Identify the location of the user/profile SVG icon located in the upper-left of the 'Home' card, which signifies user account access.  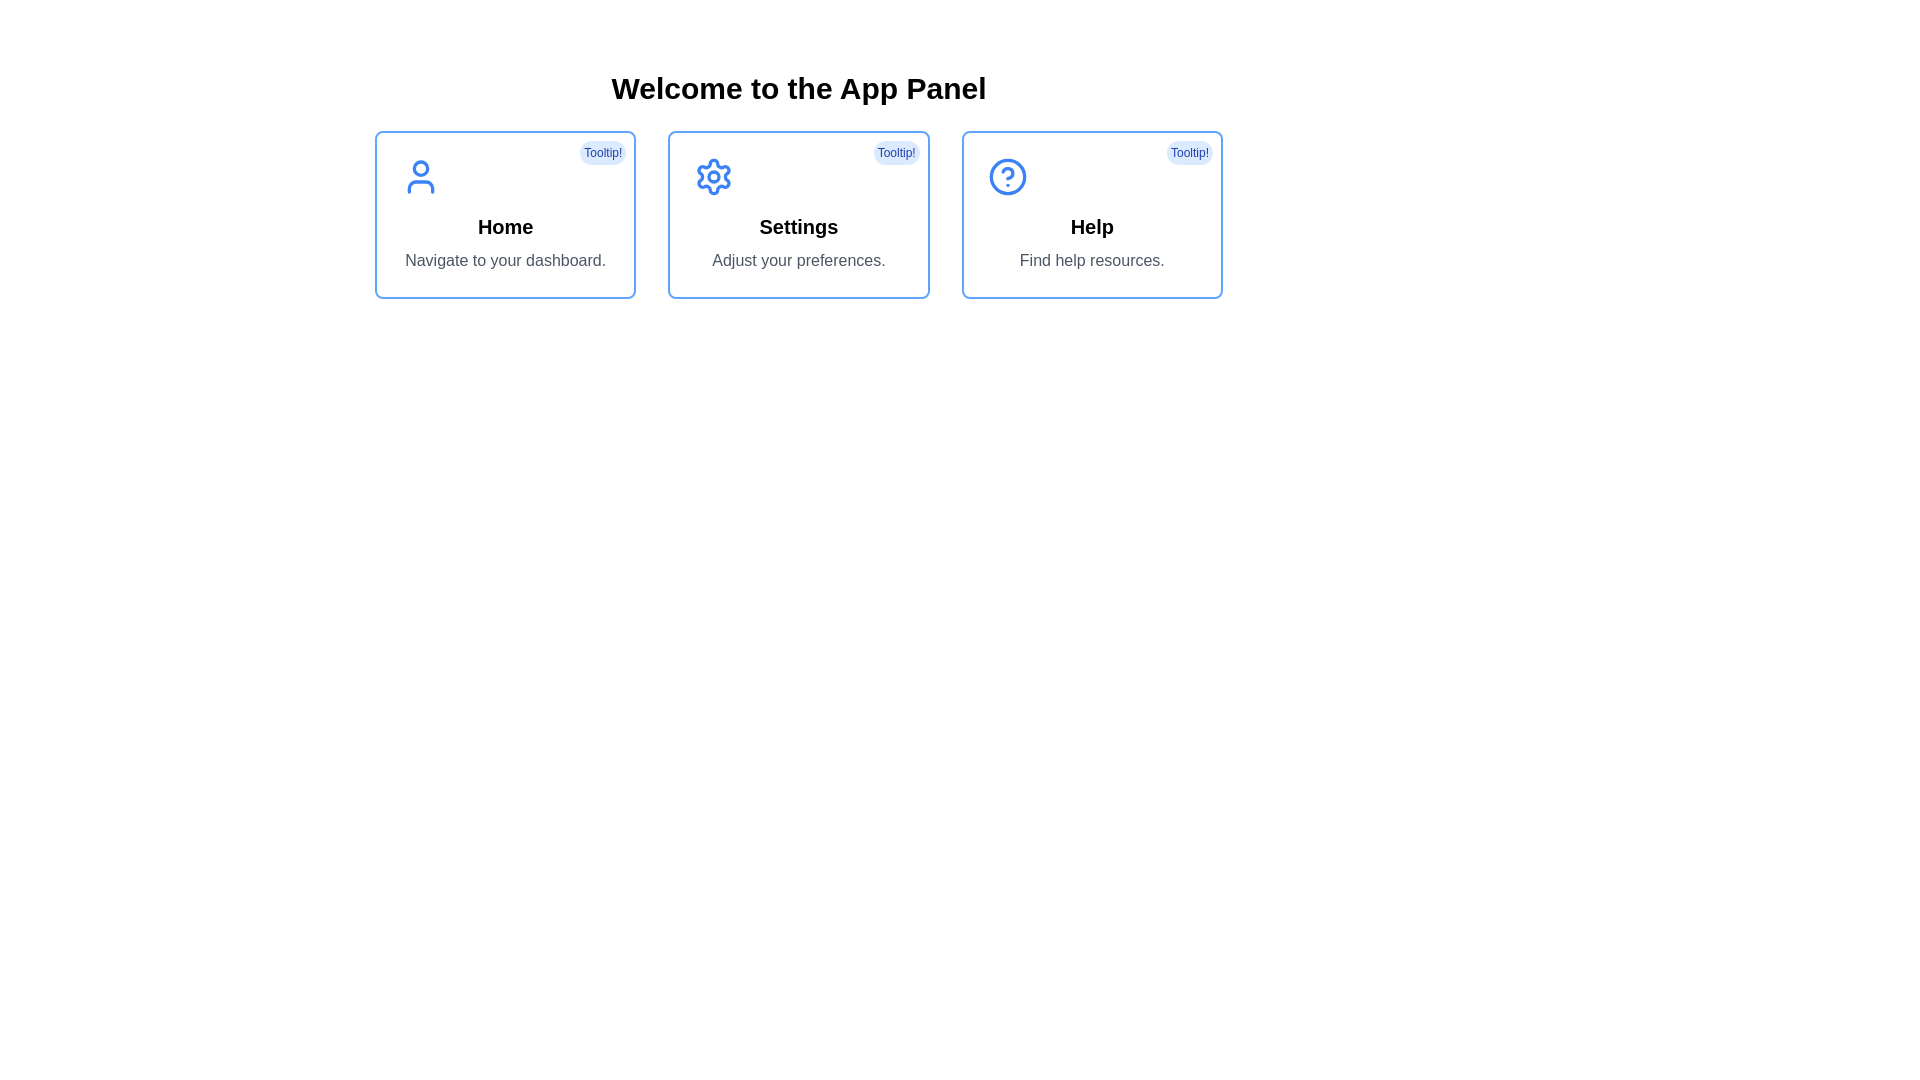
(420, 176).